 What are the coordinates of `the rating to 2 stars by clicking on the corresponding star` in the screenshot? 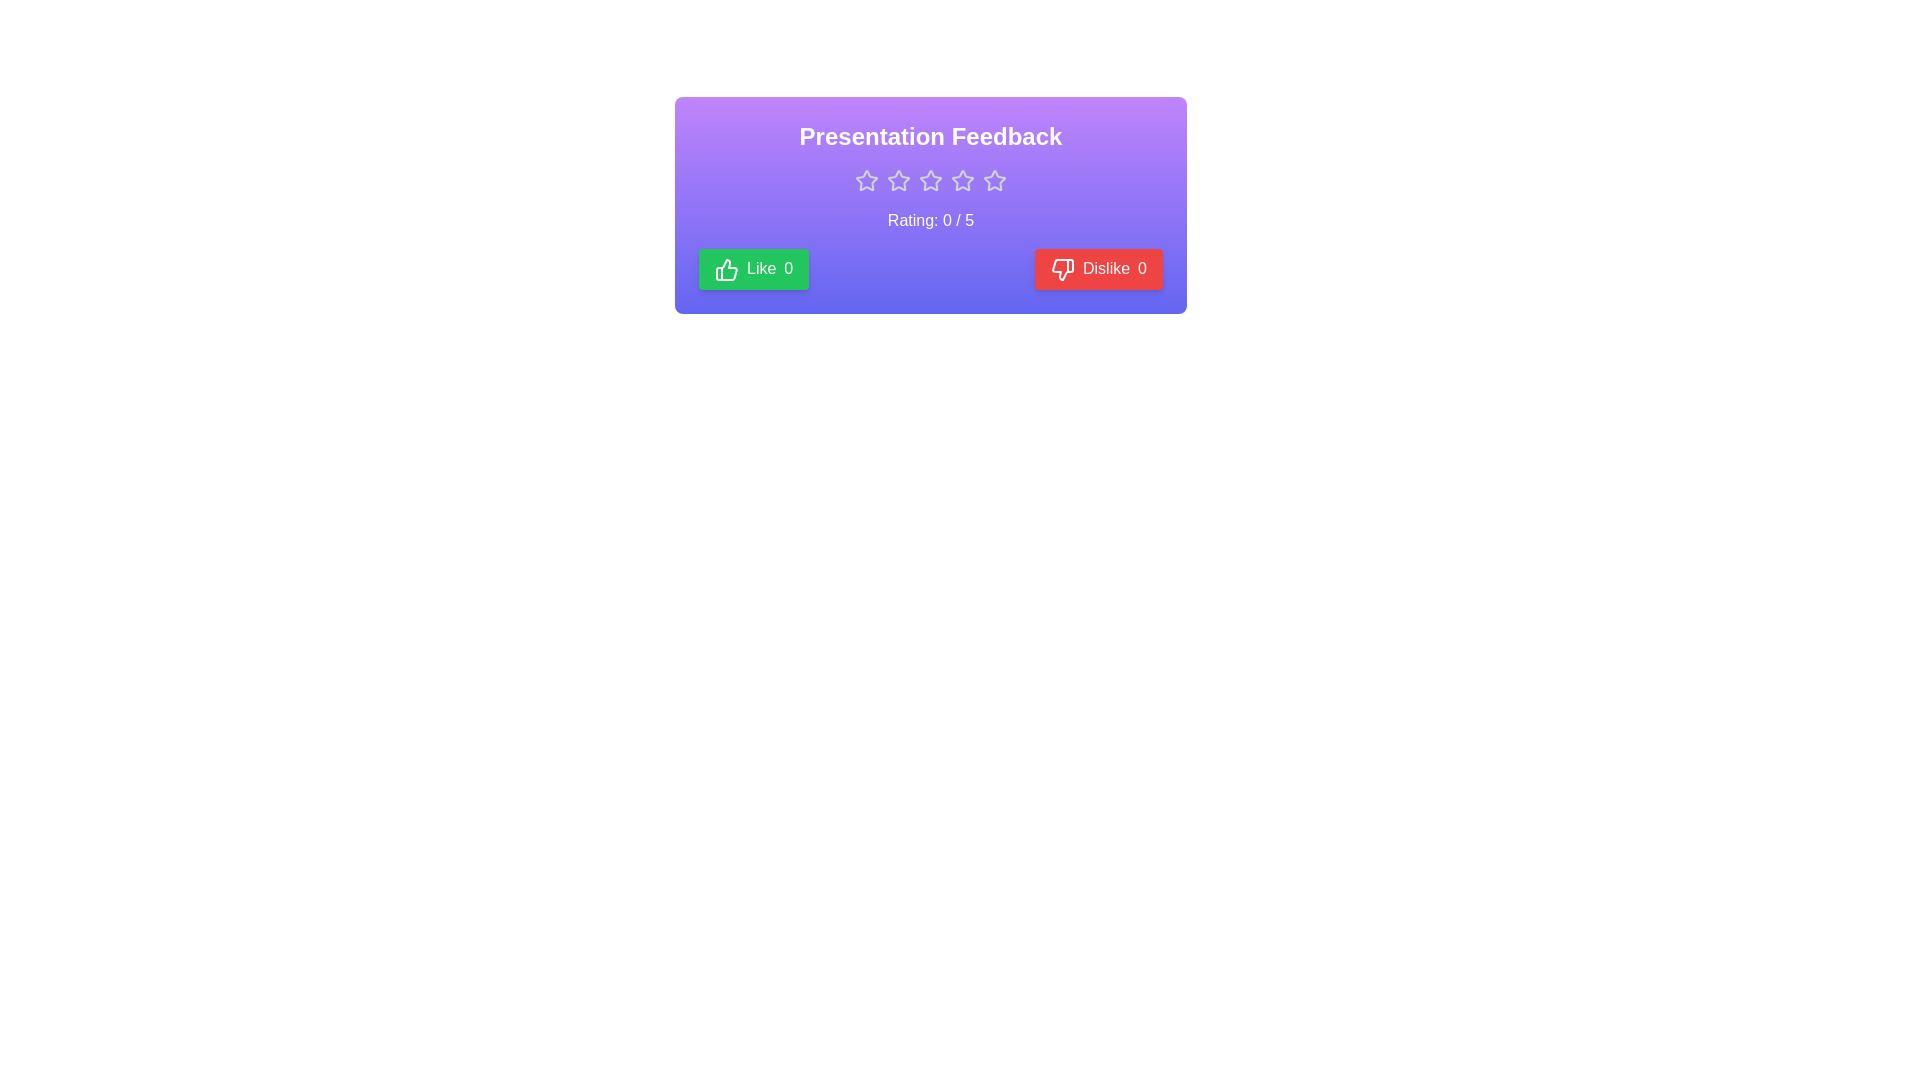 It's located at (897, 181).